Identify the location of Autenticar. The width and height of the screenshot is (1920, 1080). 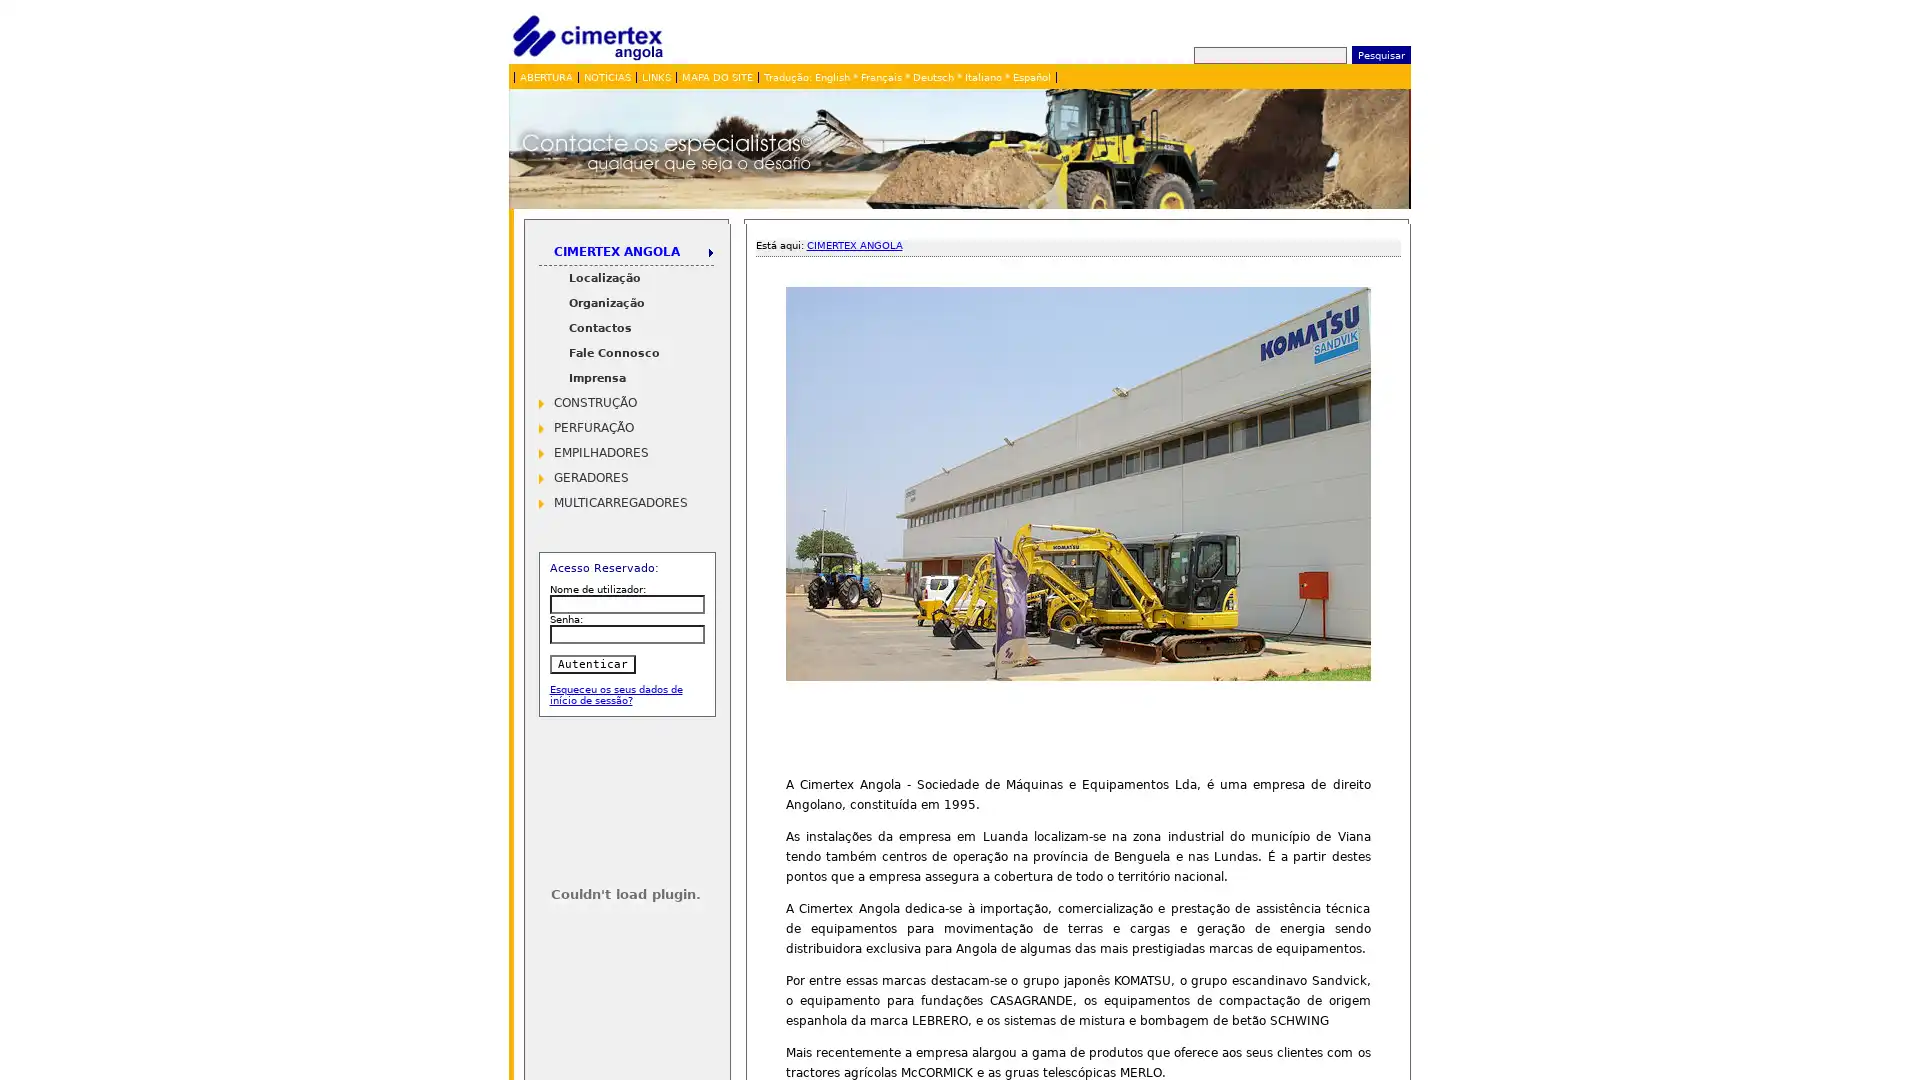
(590, 664).